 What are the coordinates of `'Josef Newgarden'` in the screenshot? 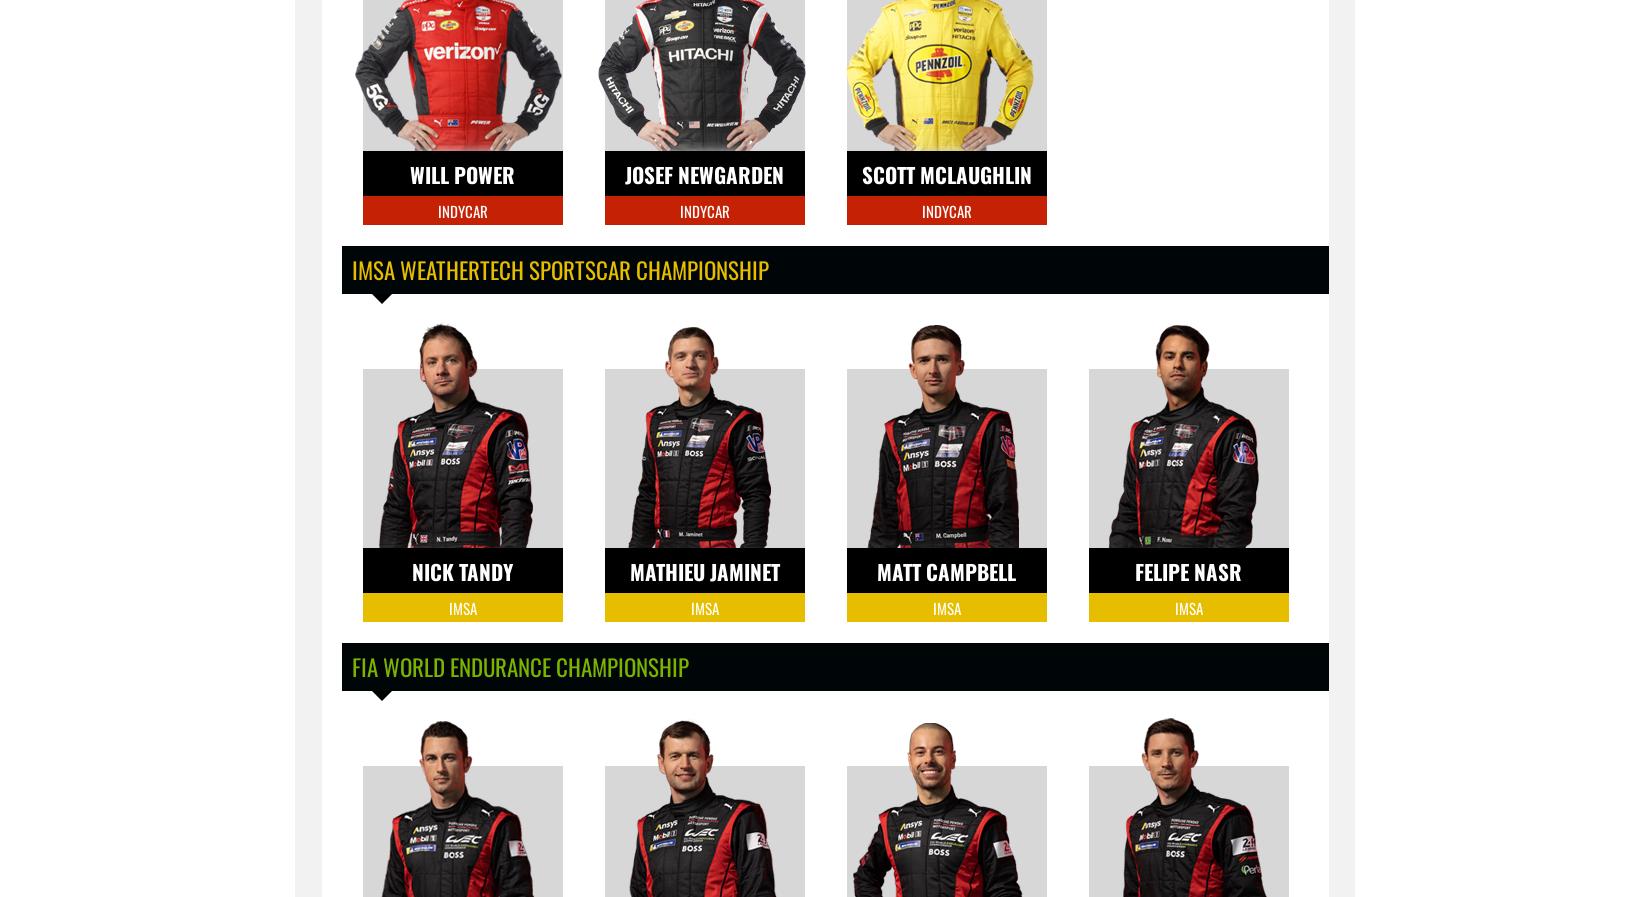 It's located at (703, 173).